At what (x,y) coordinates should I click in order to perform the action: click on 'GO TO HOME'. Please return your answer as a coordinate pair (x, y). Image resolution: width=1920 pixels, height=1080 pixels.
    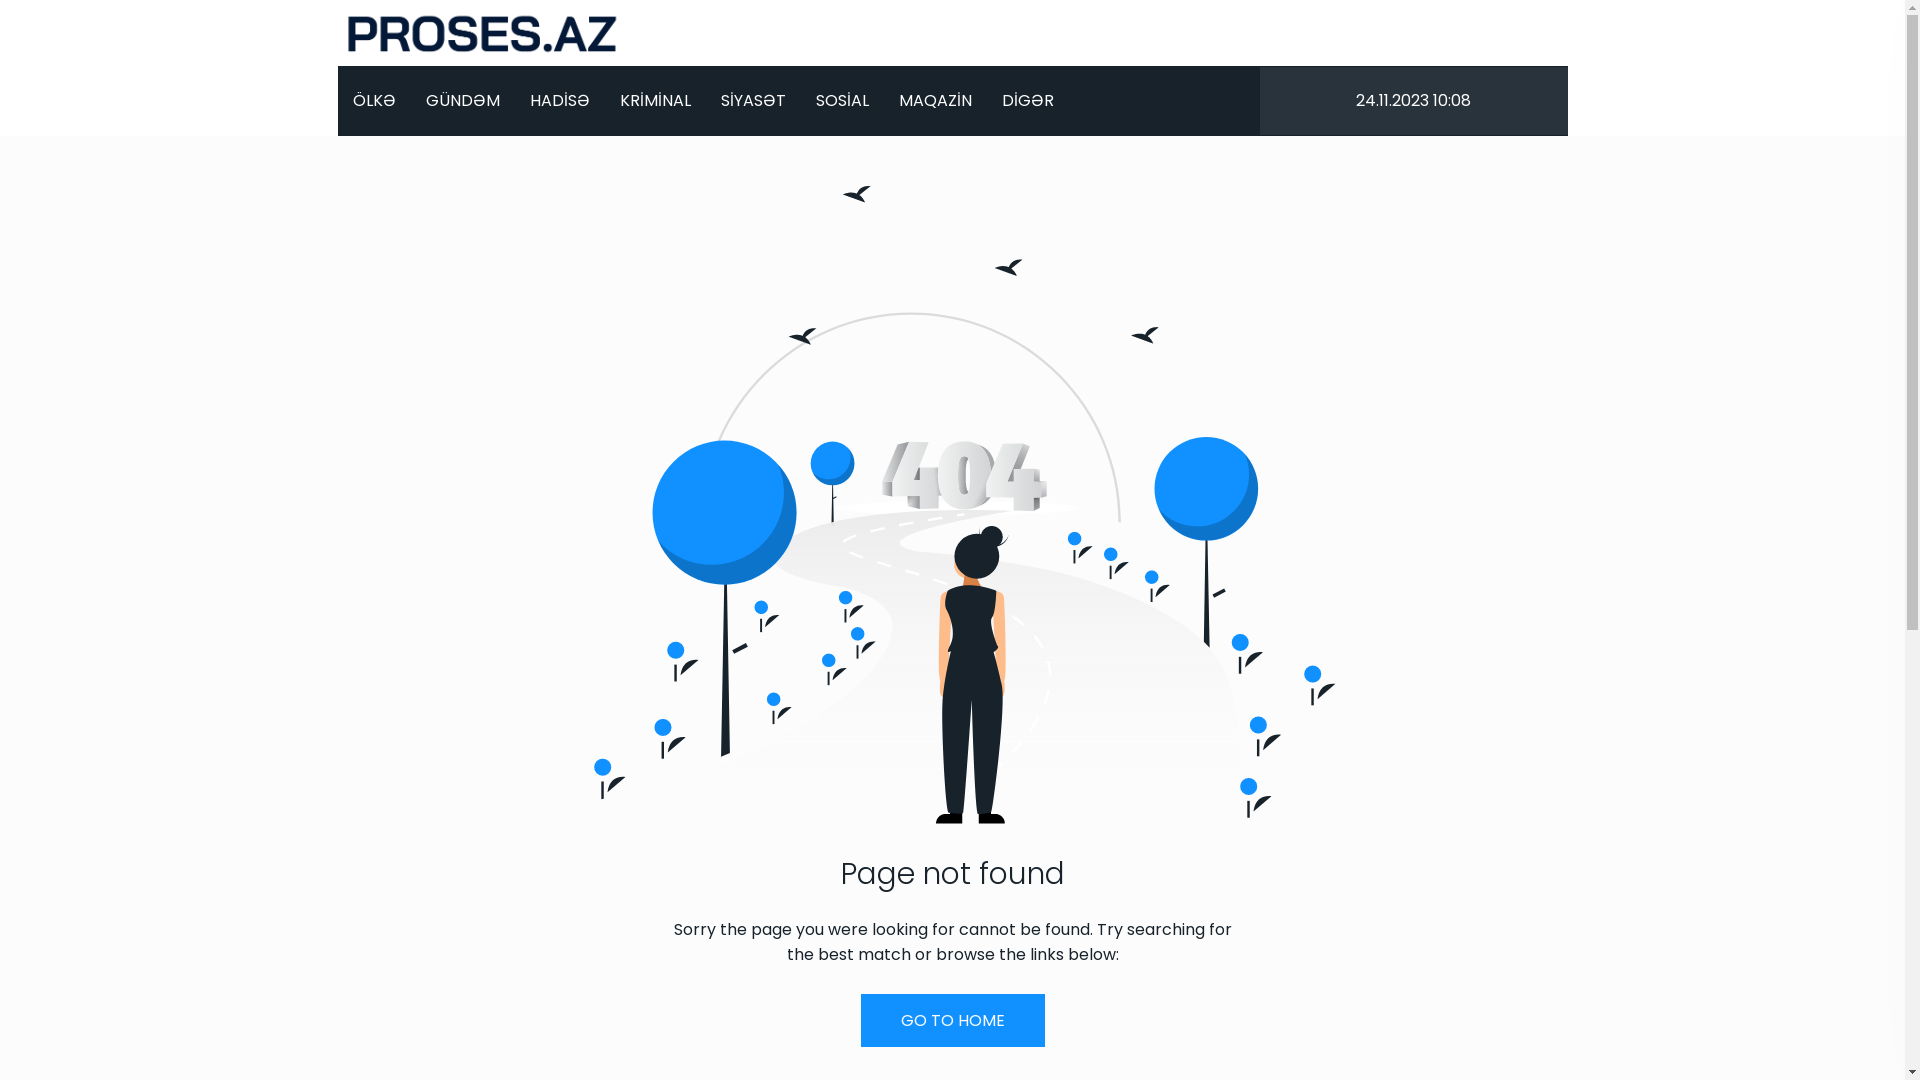
    Looking at the image, I should click on (950, 1020).